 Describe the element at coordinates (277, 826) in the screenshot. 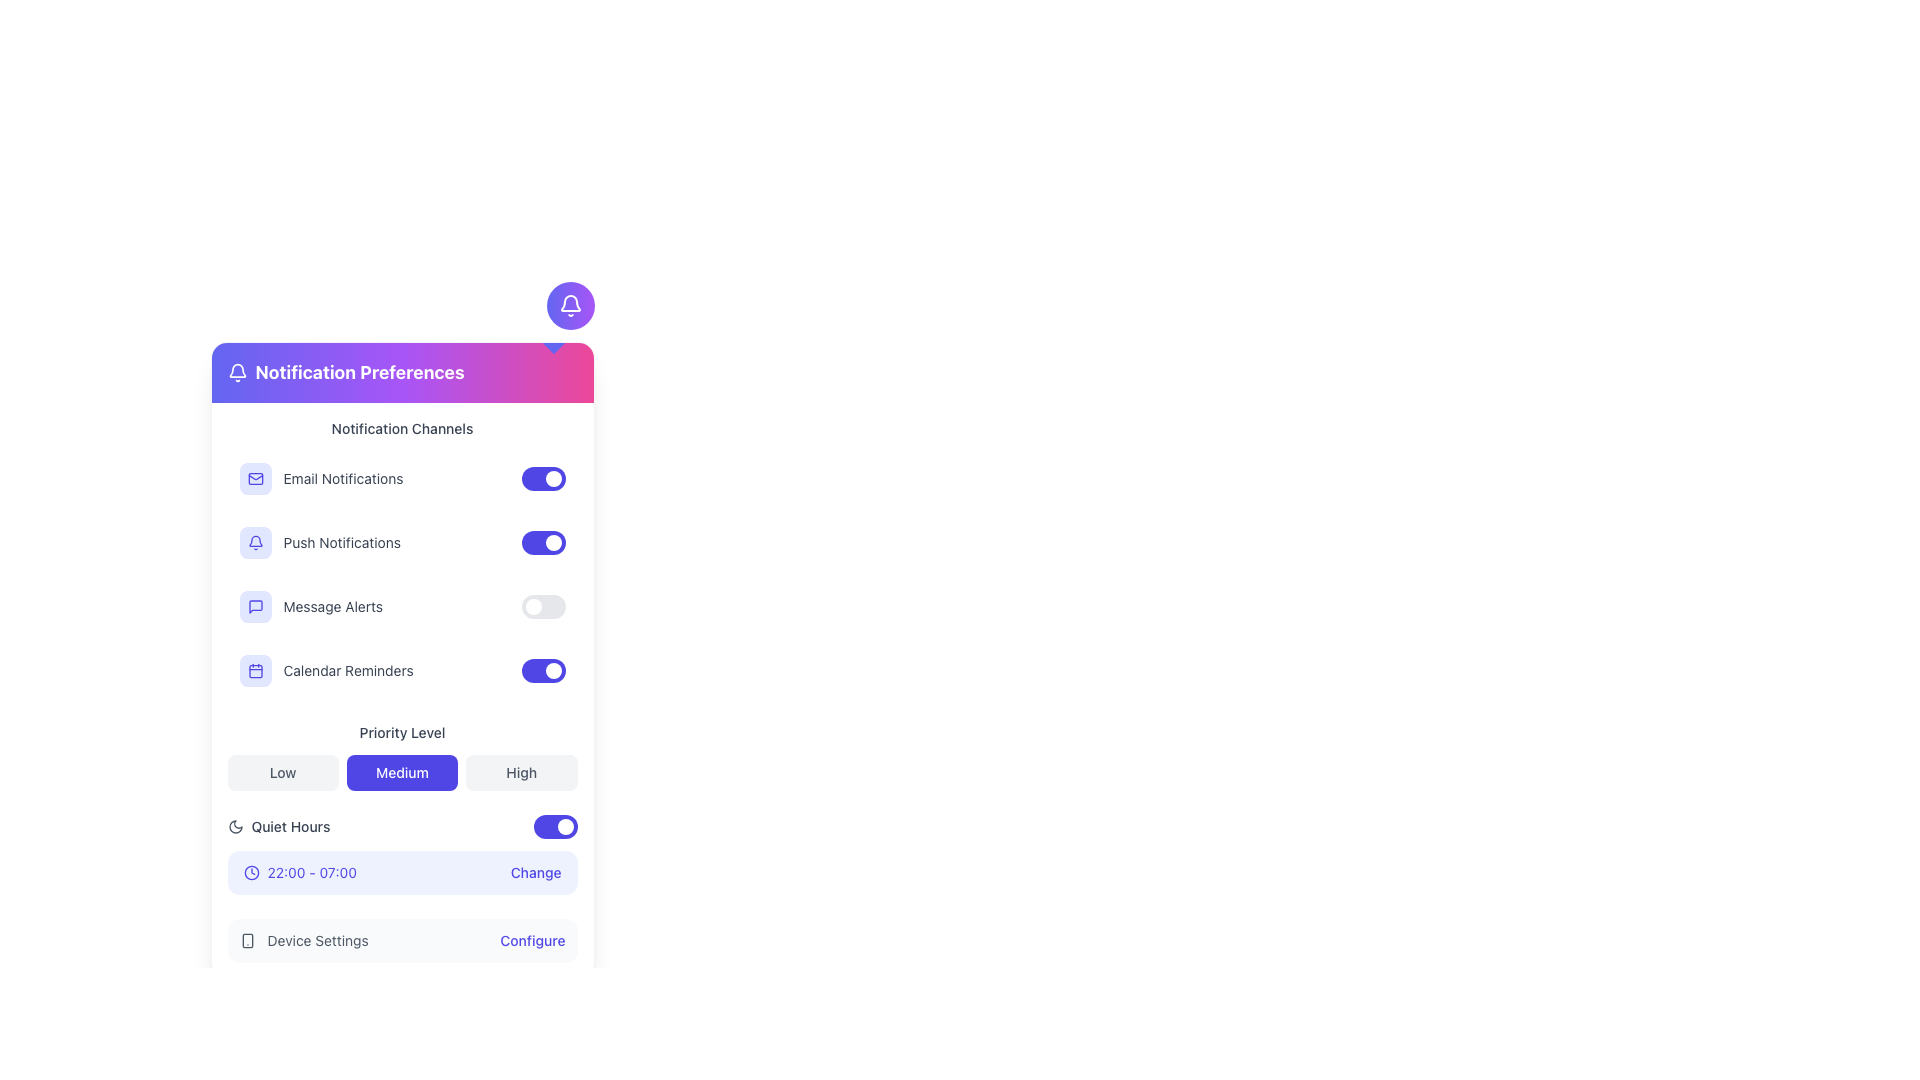

I see `the 'Quiet Hours' label with icon, which indicates the settings for notification controls and is positioned between the 'Priority Level' buttons and a time range control` at that location.